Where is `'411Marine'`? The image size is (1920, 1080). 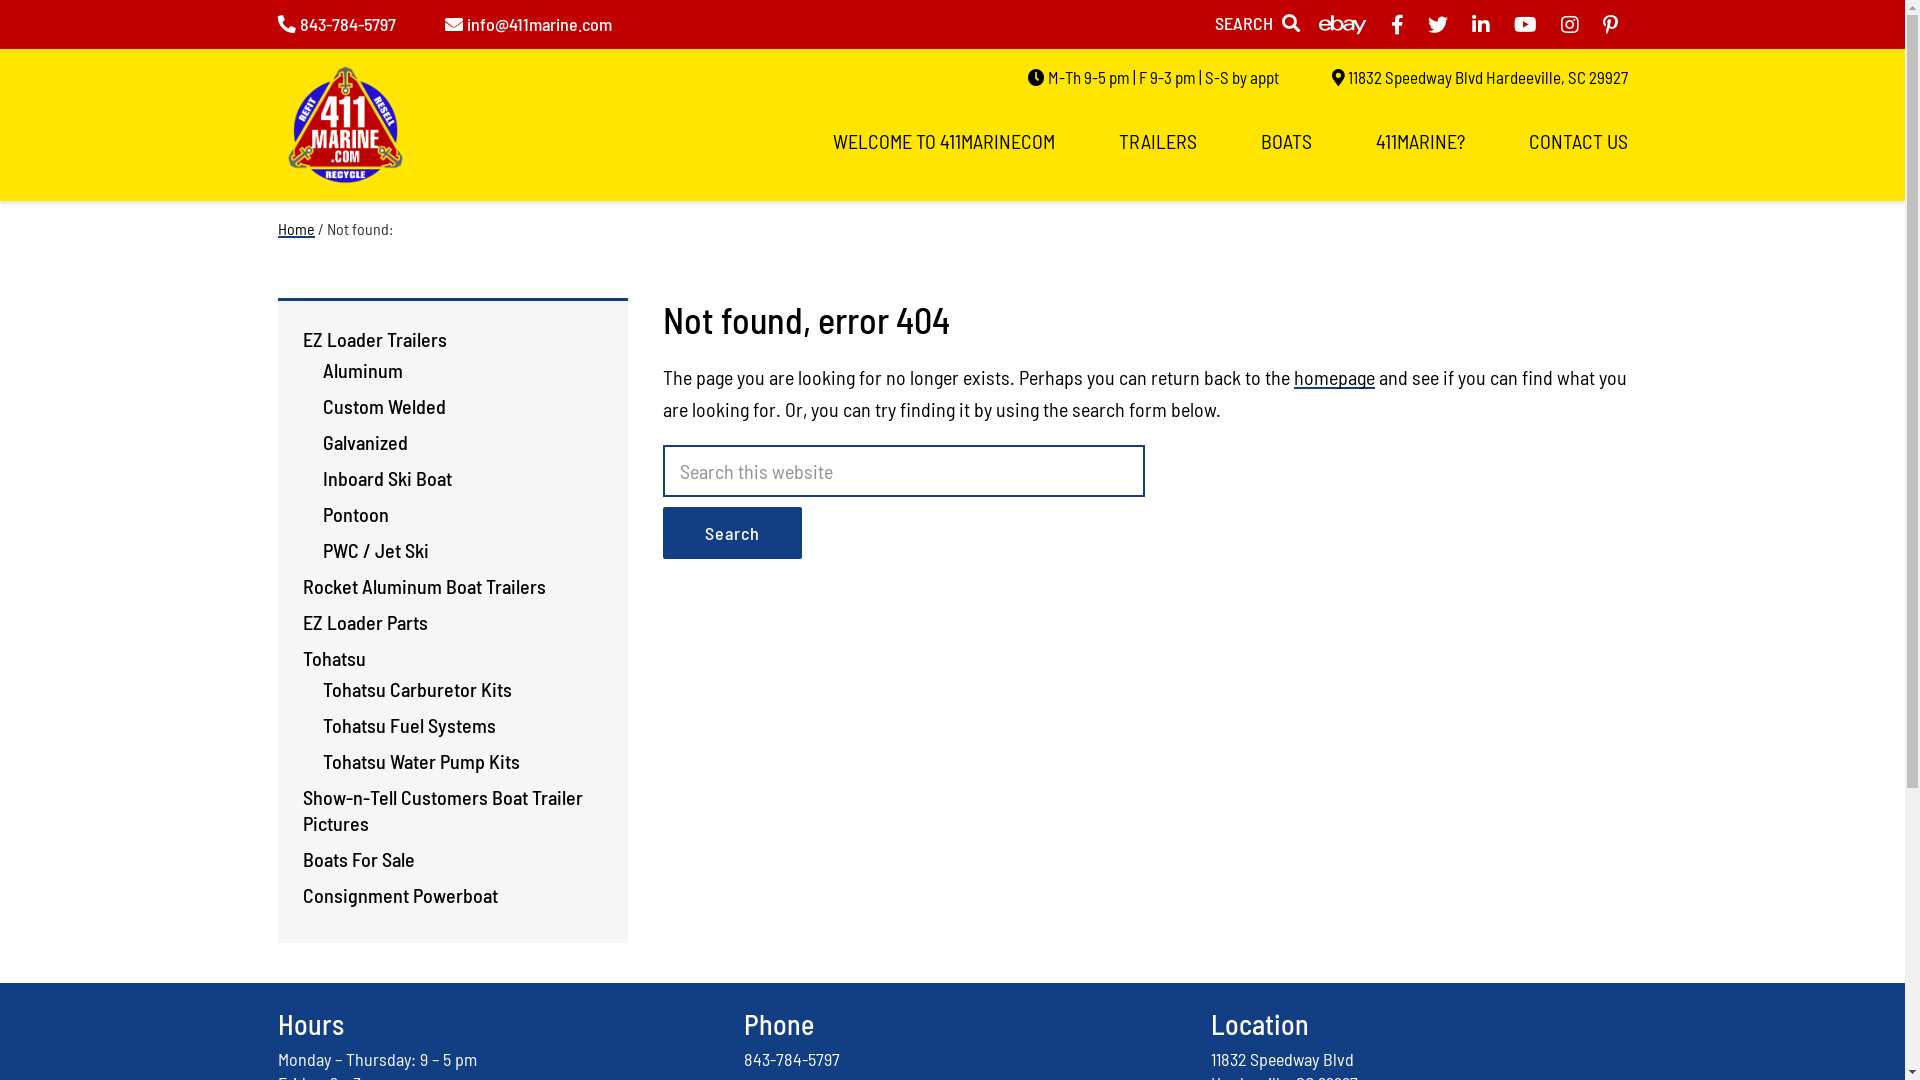 '411Marine' is located at coordinates (345, 132).